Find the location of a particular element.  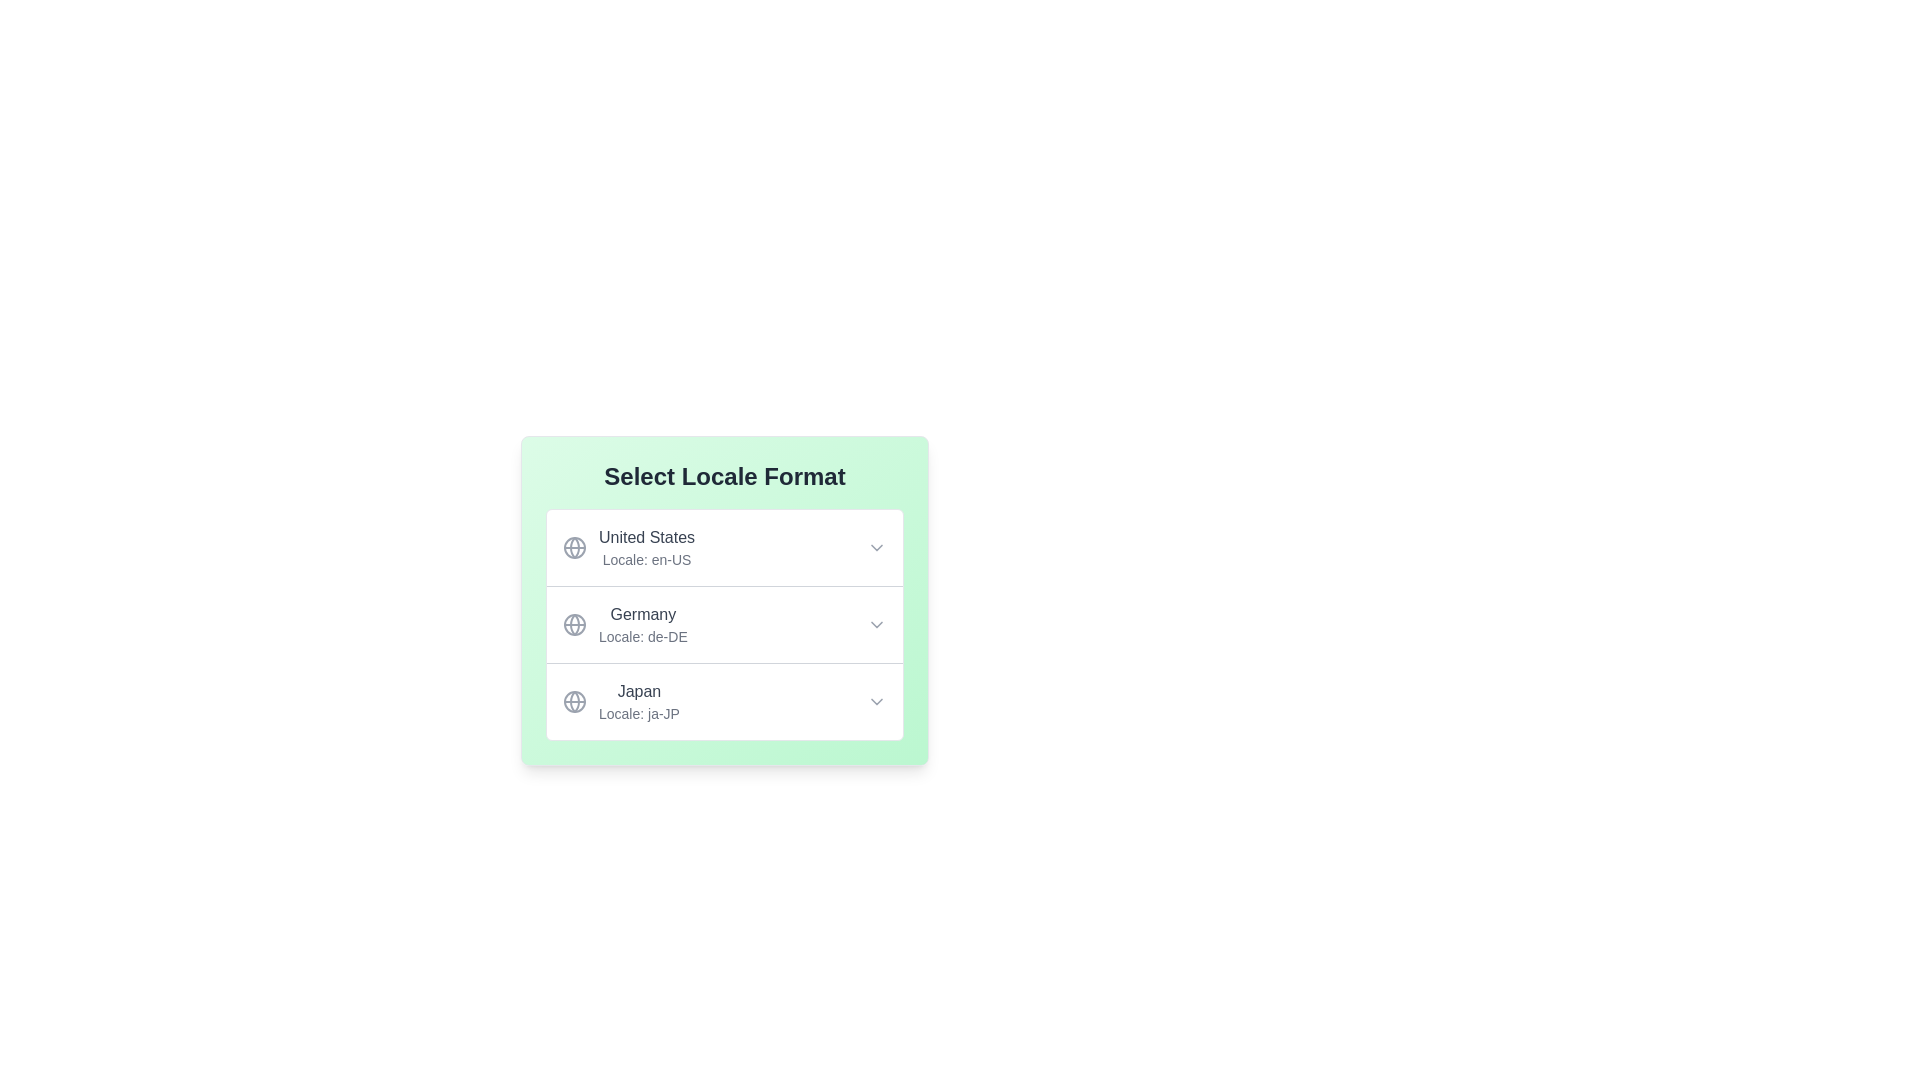

the list item for Germany locale settings ('de-DE') is located at coordinates (723, 623).